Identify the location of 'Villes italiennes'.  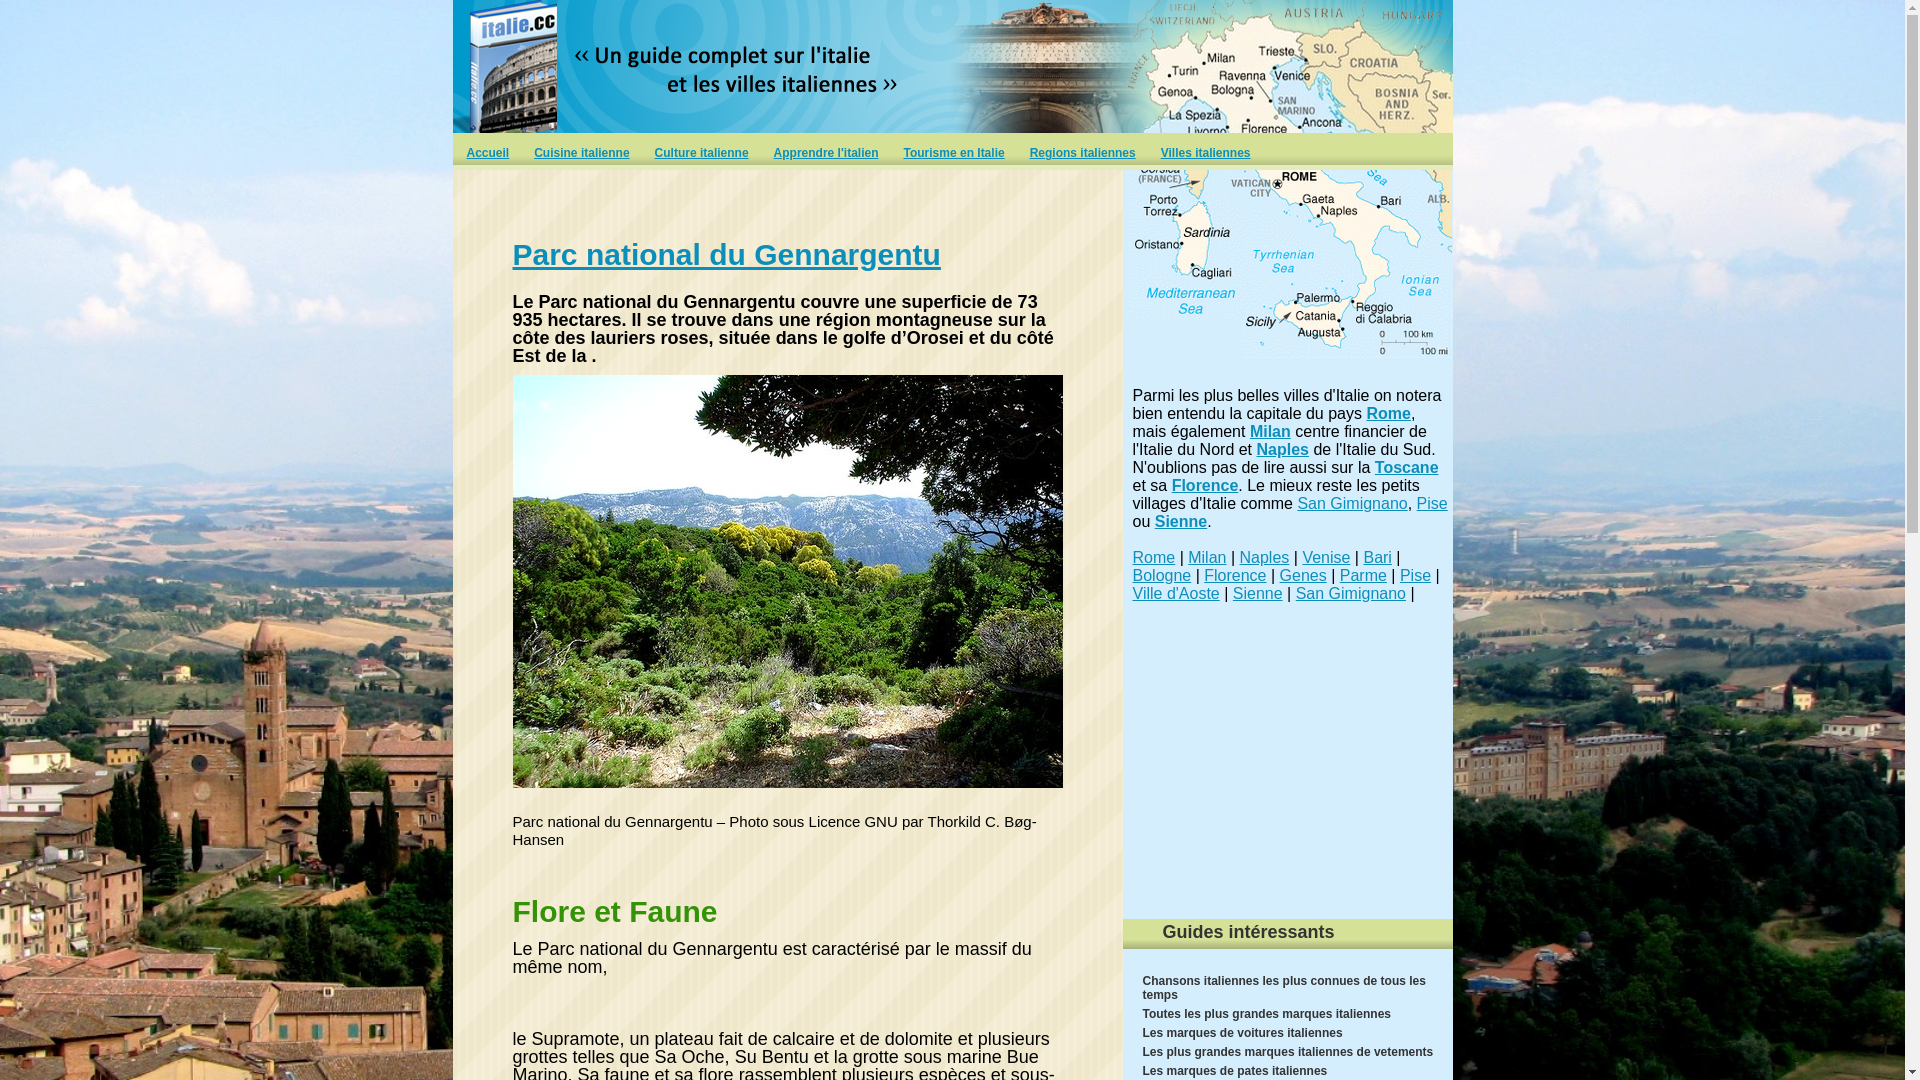
(1204, 153).